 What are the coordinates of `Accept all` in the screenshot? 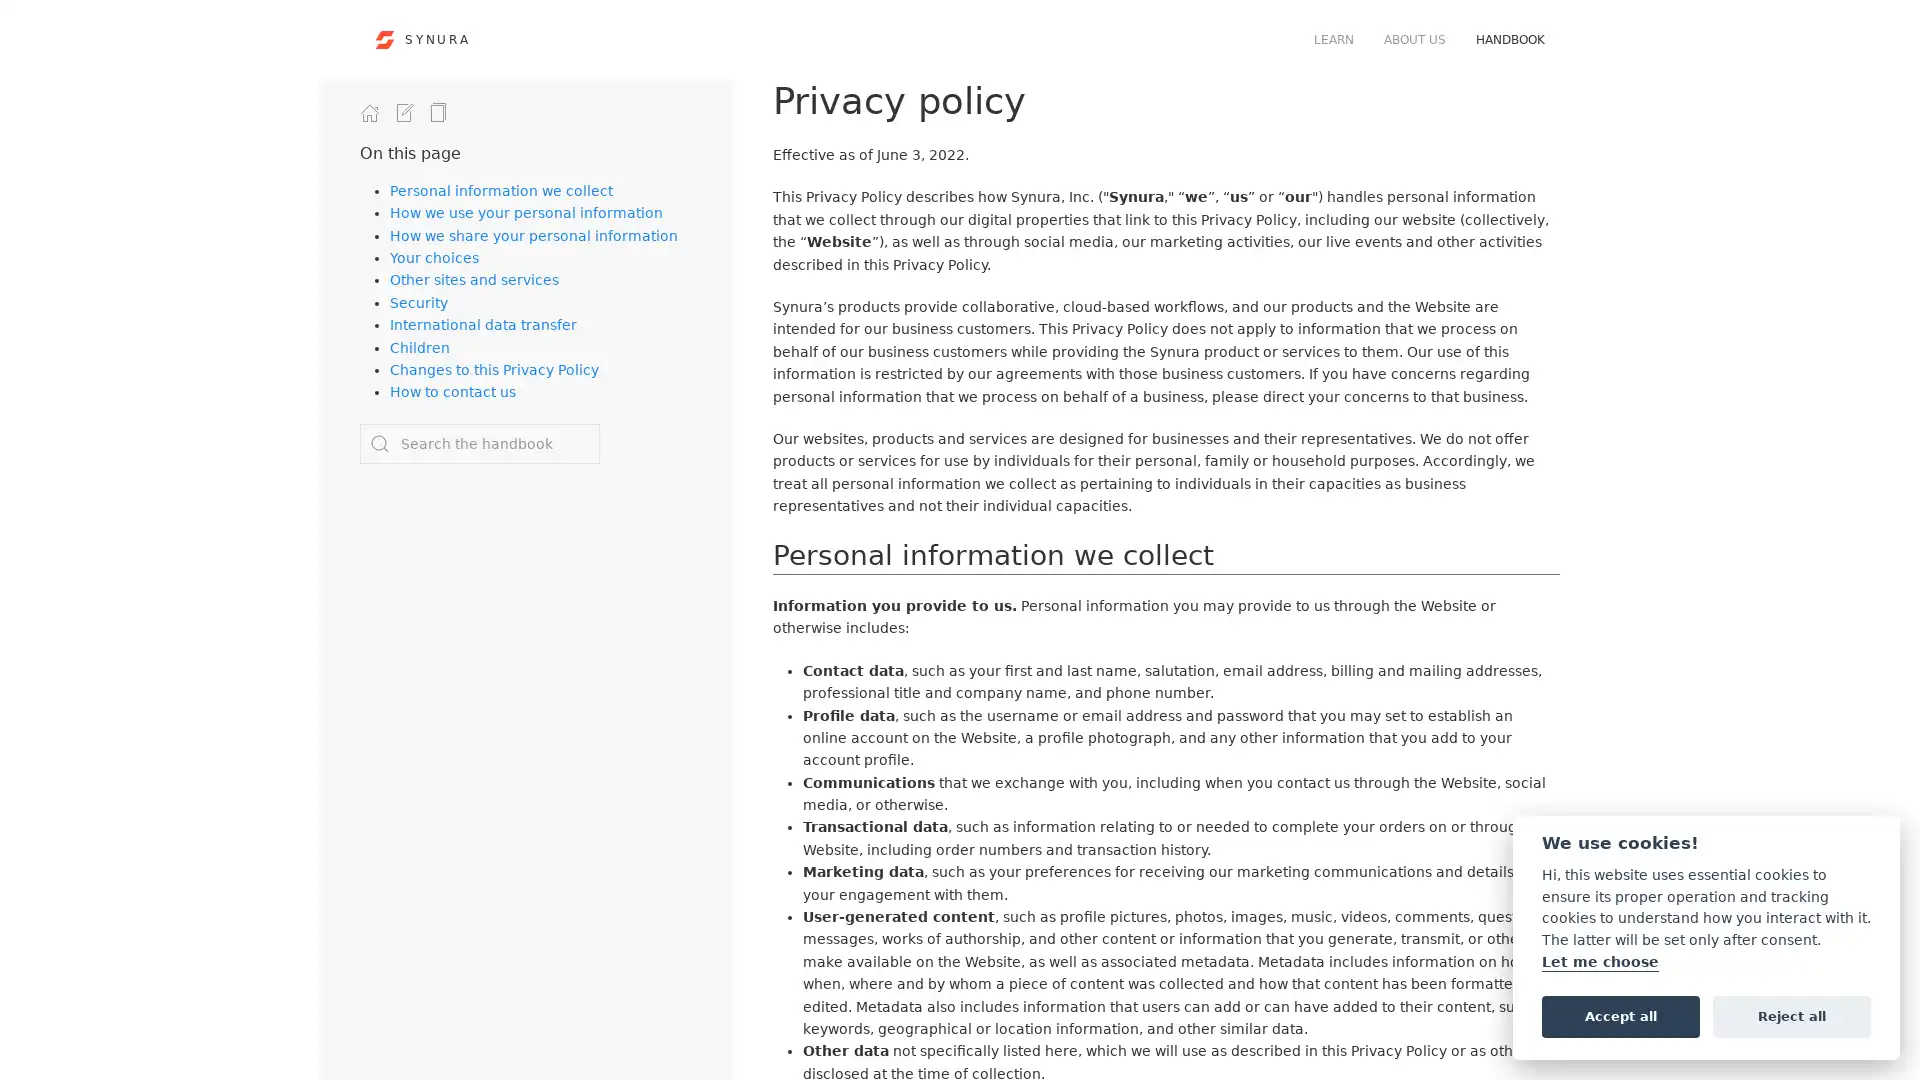 It's located at (1620, 1015).